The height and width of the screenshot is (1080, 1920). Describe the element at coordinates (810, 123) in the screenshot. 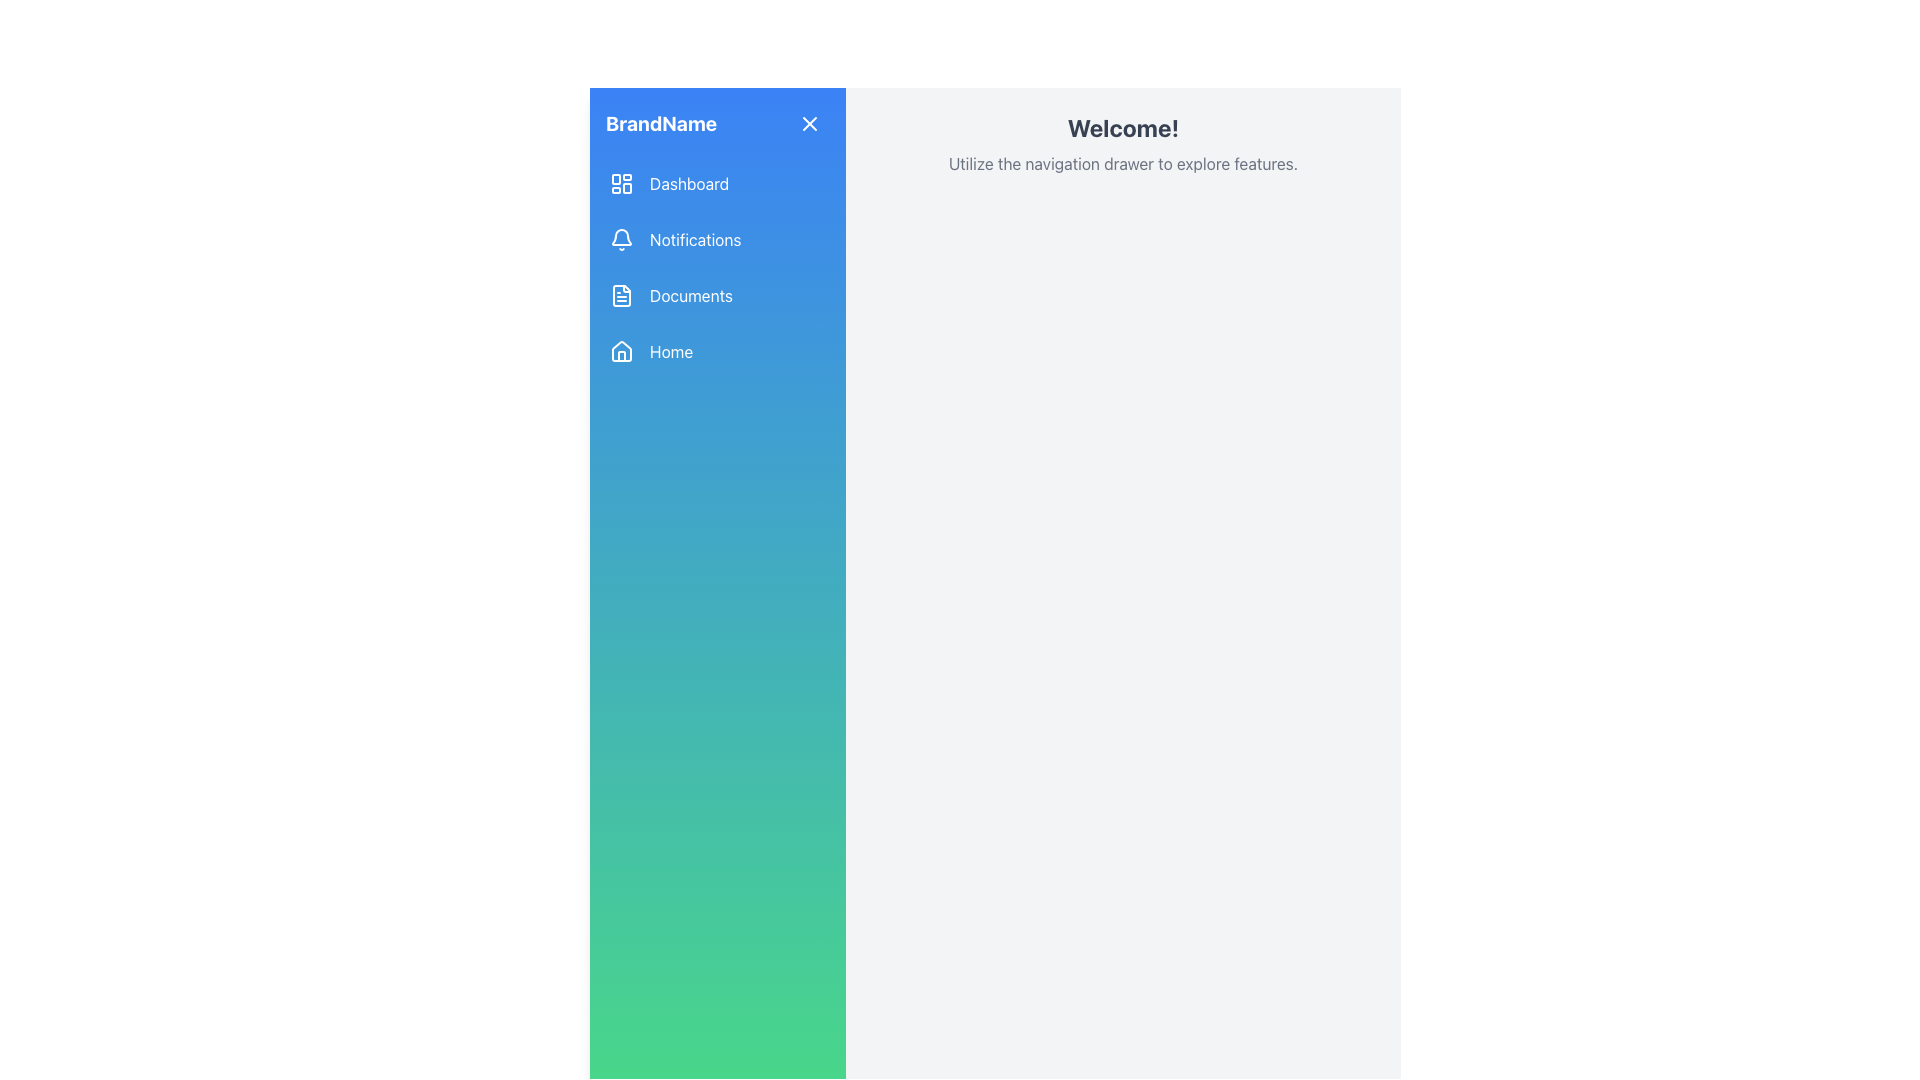

I see `the small 'X' icon with a blue circular background located in the top-right corner of the vertical sidebar adjacent to 'BrandName'` at that location.